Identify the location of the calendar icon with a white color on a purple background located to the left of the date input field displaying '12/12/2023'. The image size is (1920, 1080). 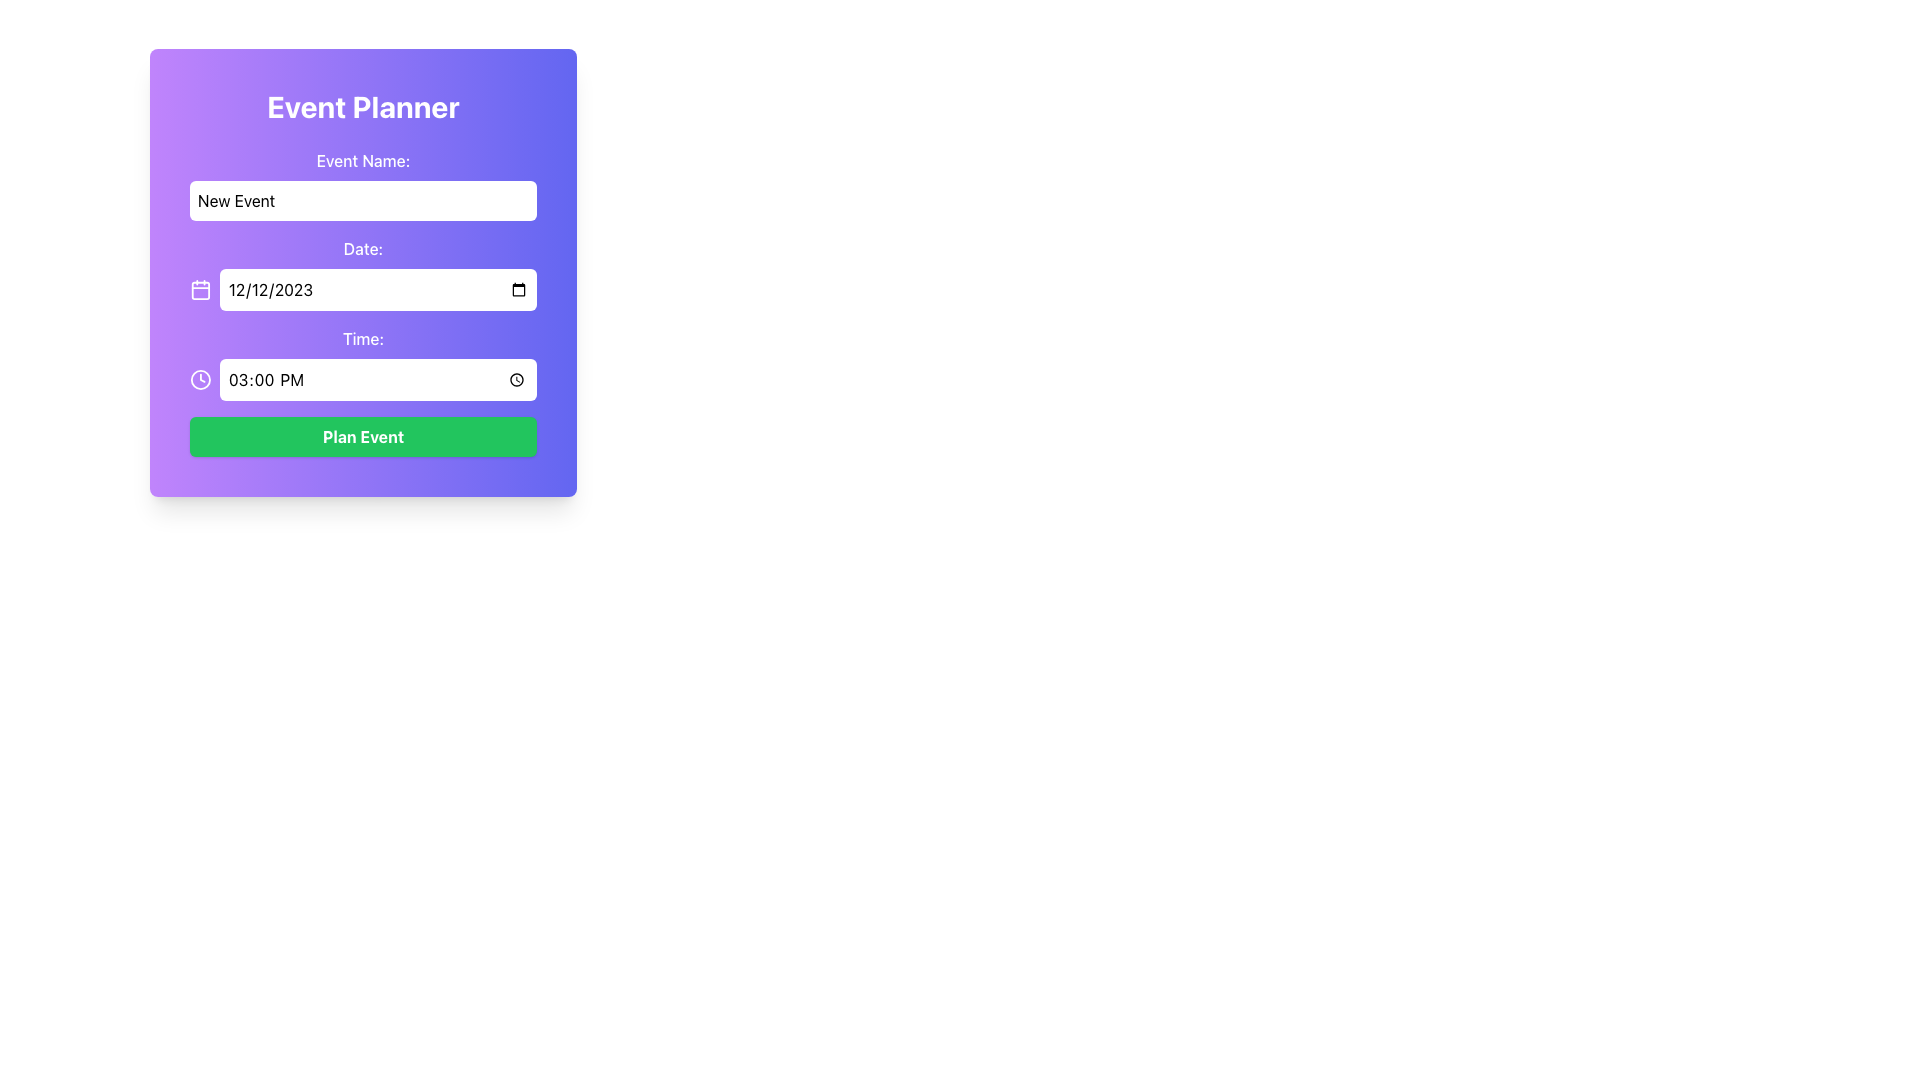
(200, 289).